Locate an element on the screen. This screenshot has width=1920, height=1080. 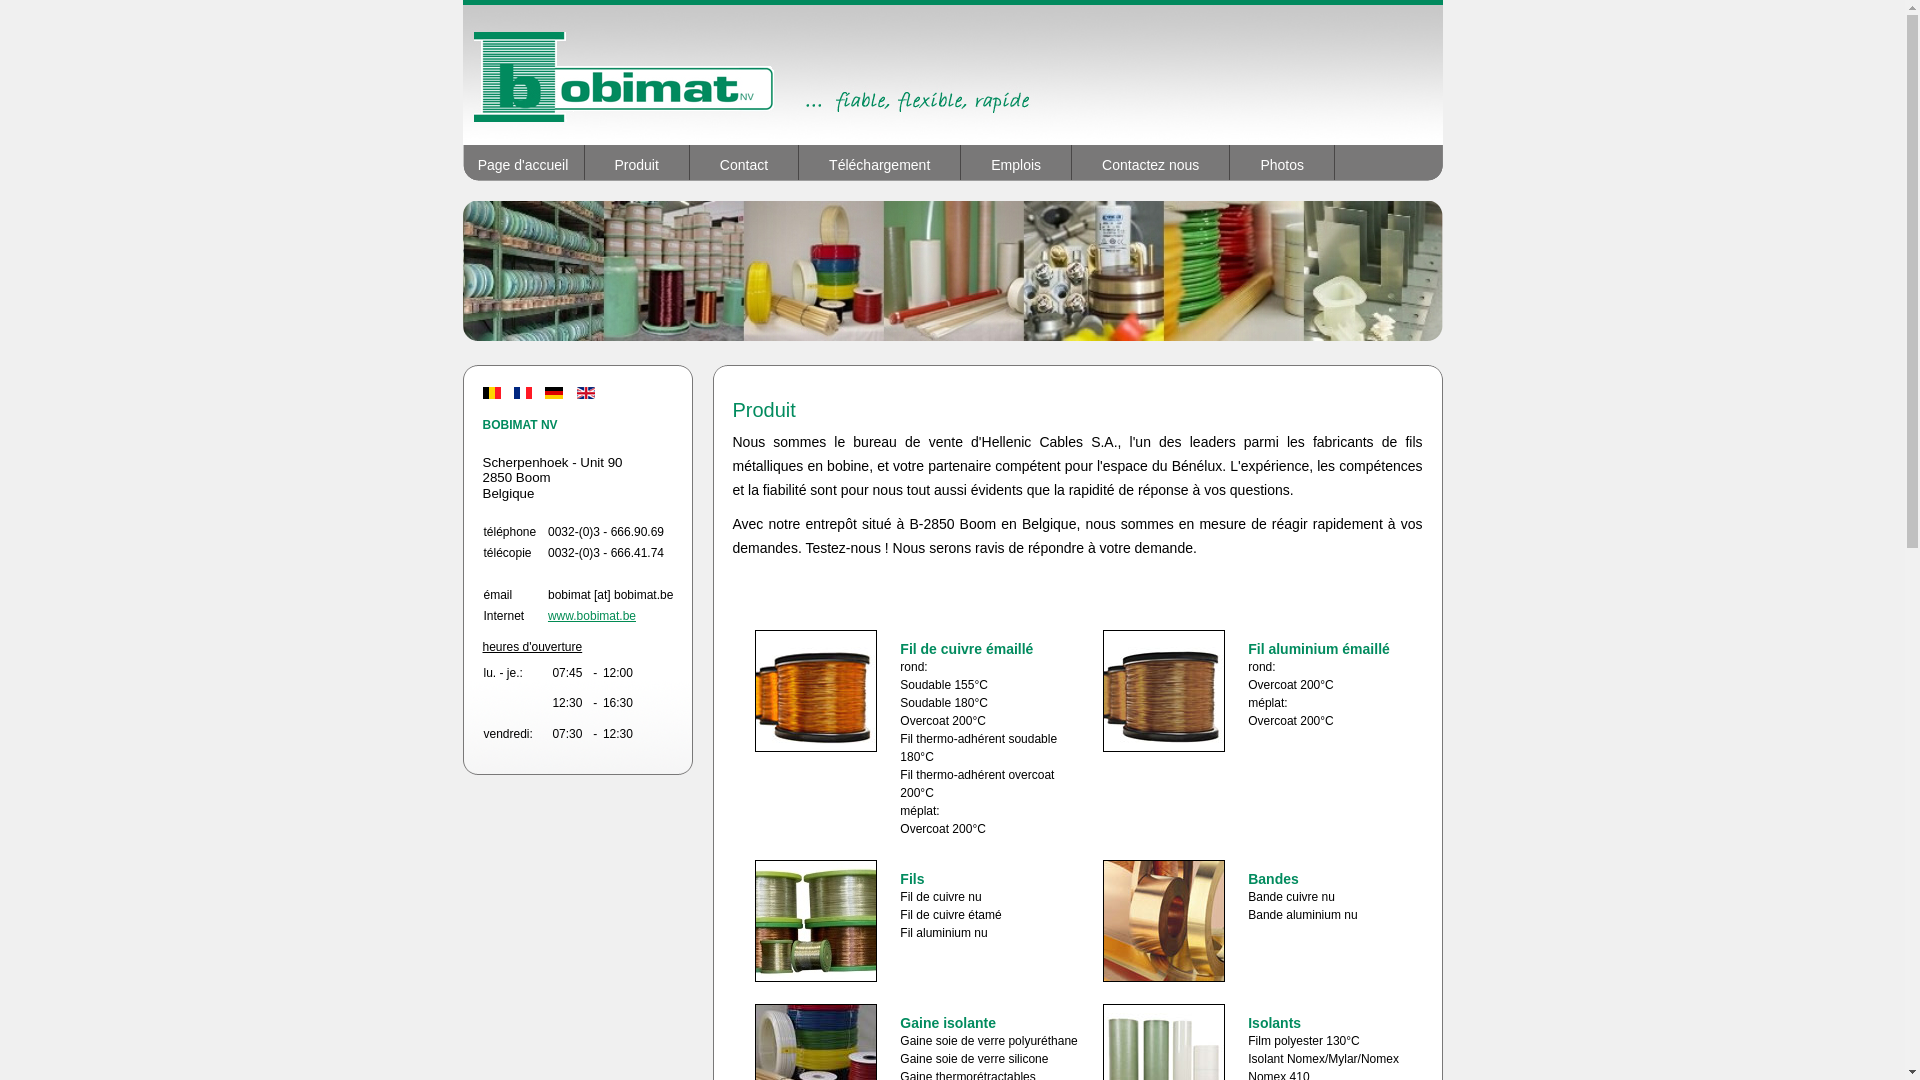
'English (UK)' is located at coordinates (584, 393).